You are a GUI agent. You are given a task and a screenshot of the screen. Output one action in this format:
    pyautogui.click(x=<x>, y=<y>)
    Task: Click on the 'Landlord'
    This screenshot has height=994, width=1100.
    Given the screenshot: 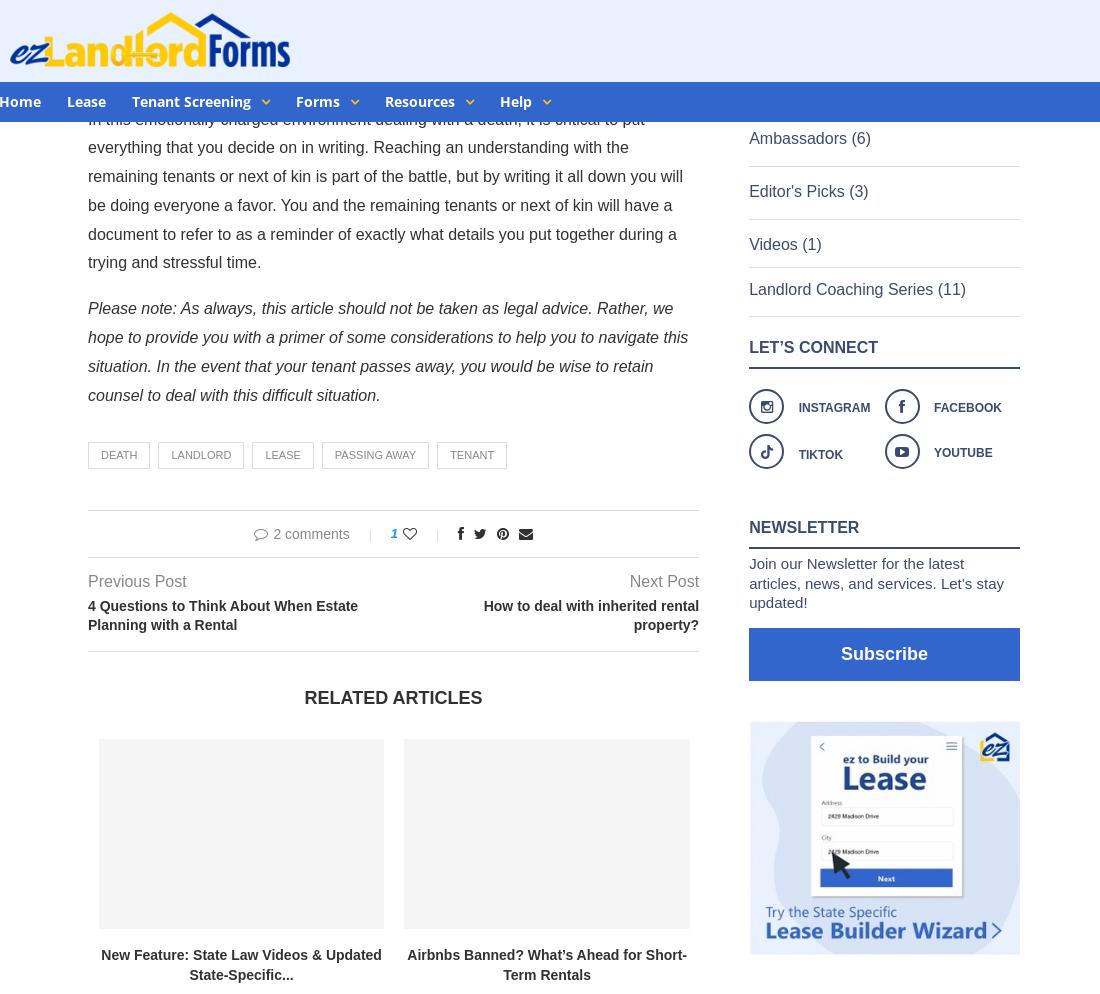 What is the action you would take?
    pyautogui.click(x=61, y=528)
    